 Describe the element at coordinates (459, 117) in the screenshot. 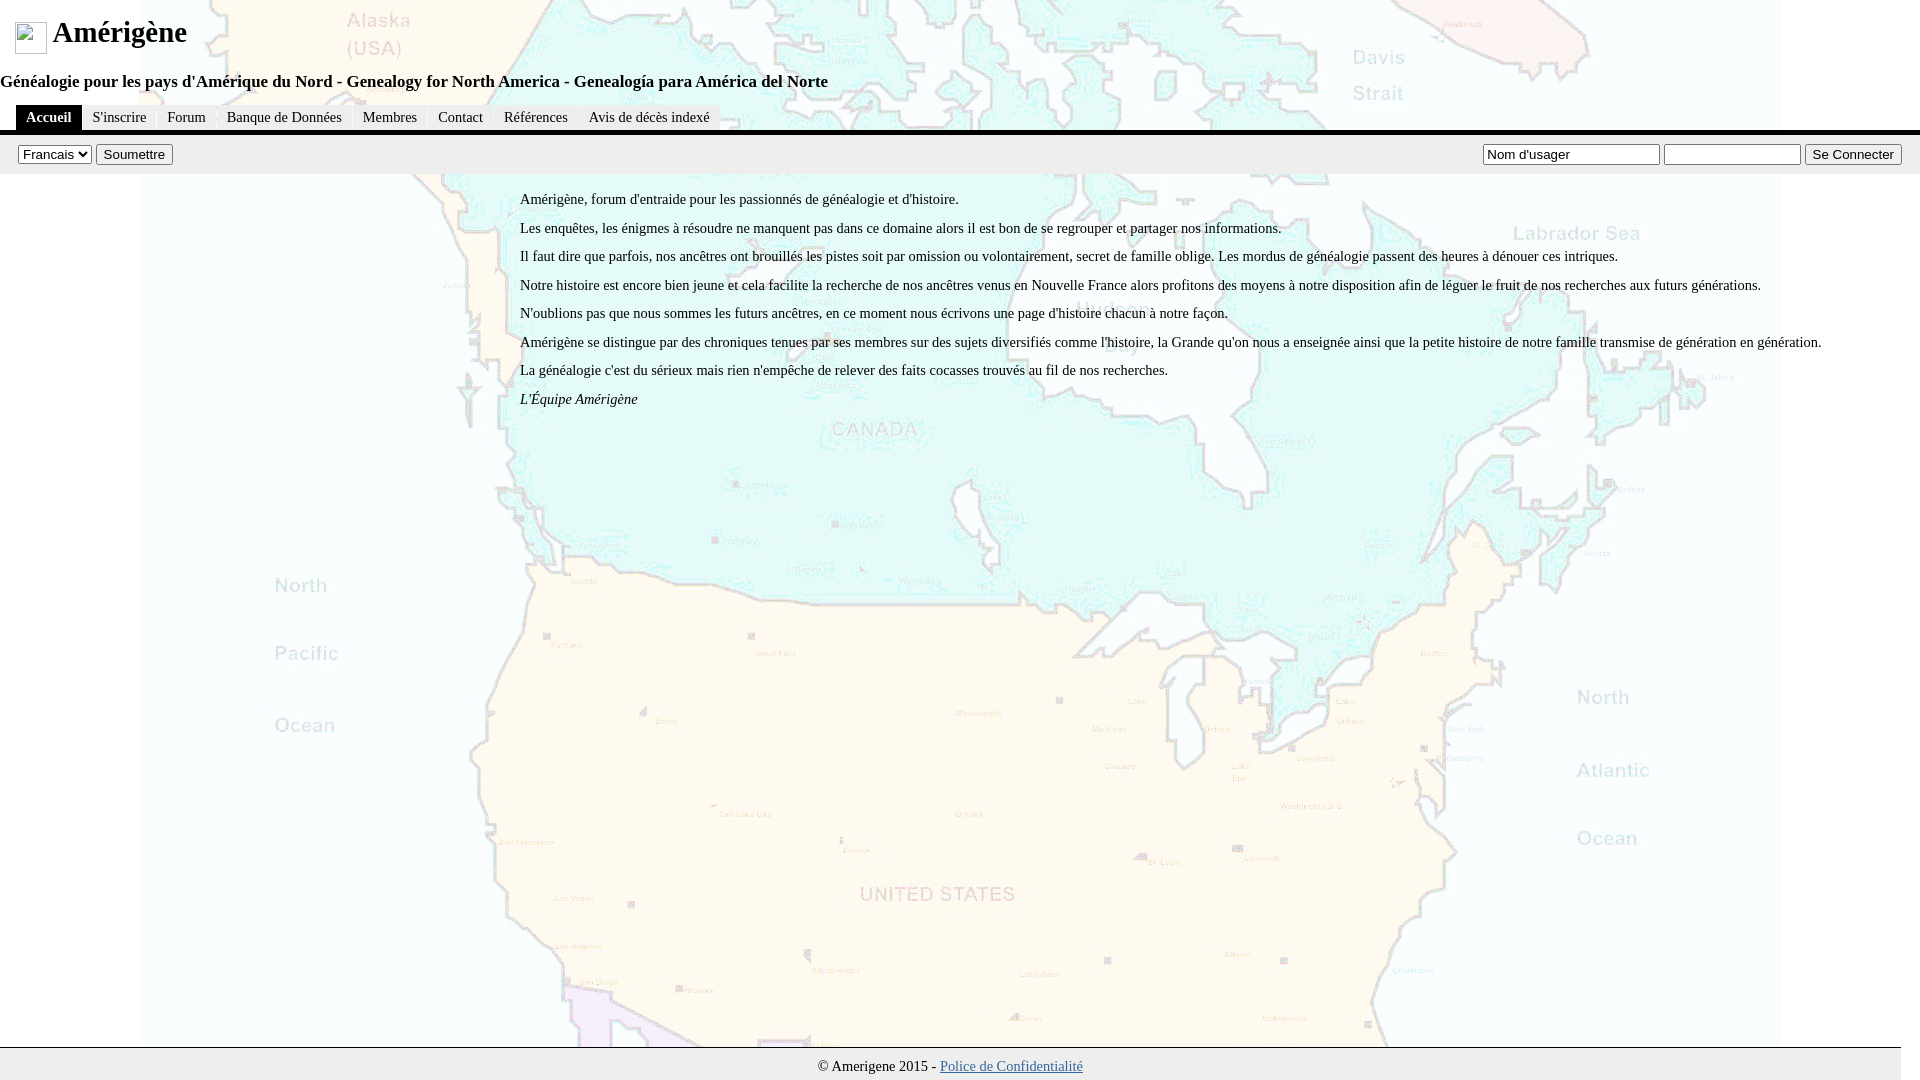

I see `'Contact'` at that location.